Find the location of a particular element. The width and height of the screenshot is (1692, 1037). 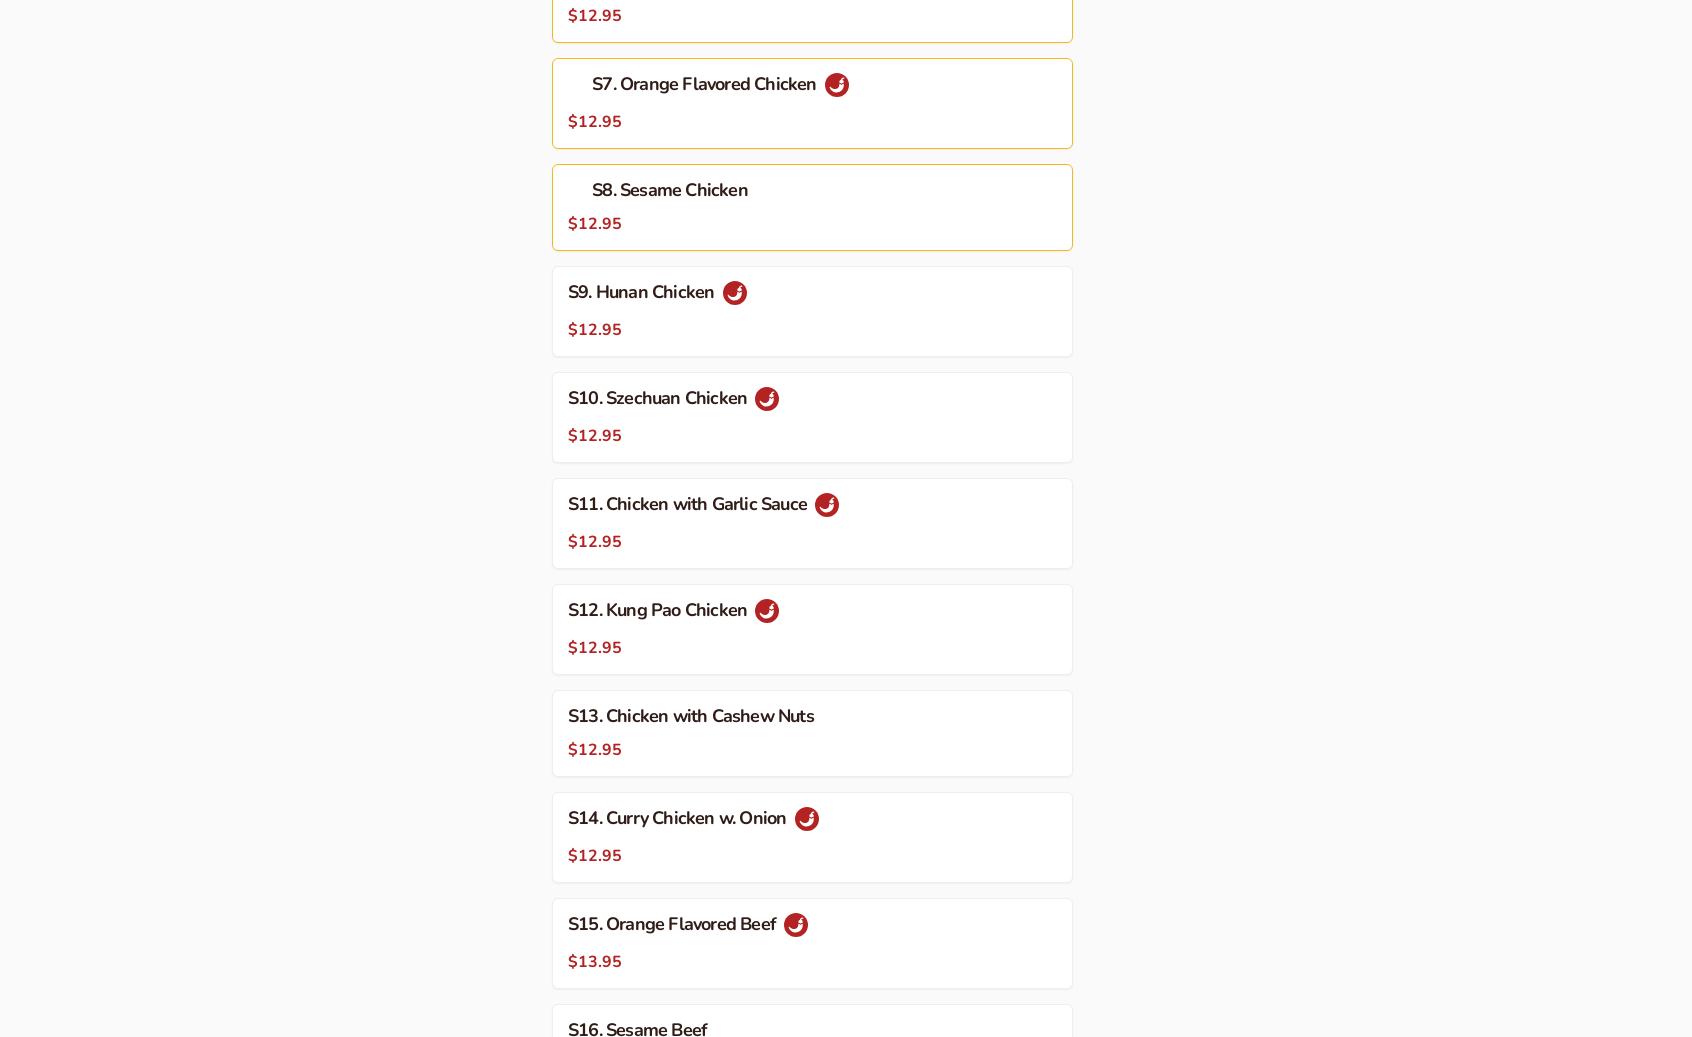

'S12.  Kung Pao Chicken' is located at coordinates (659, 609).